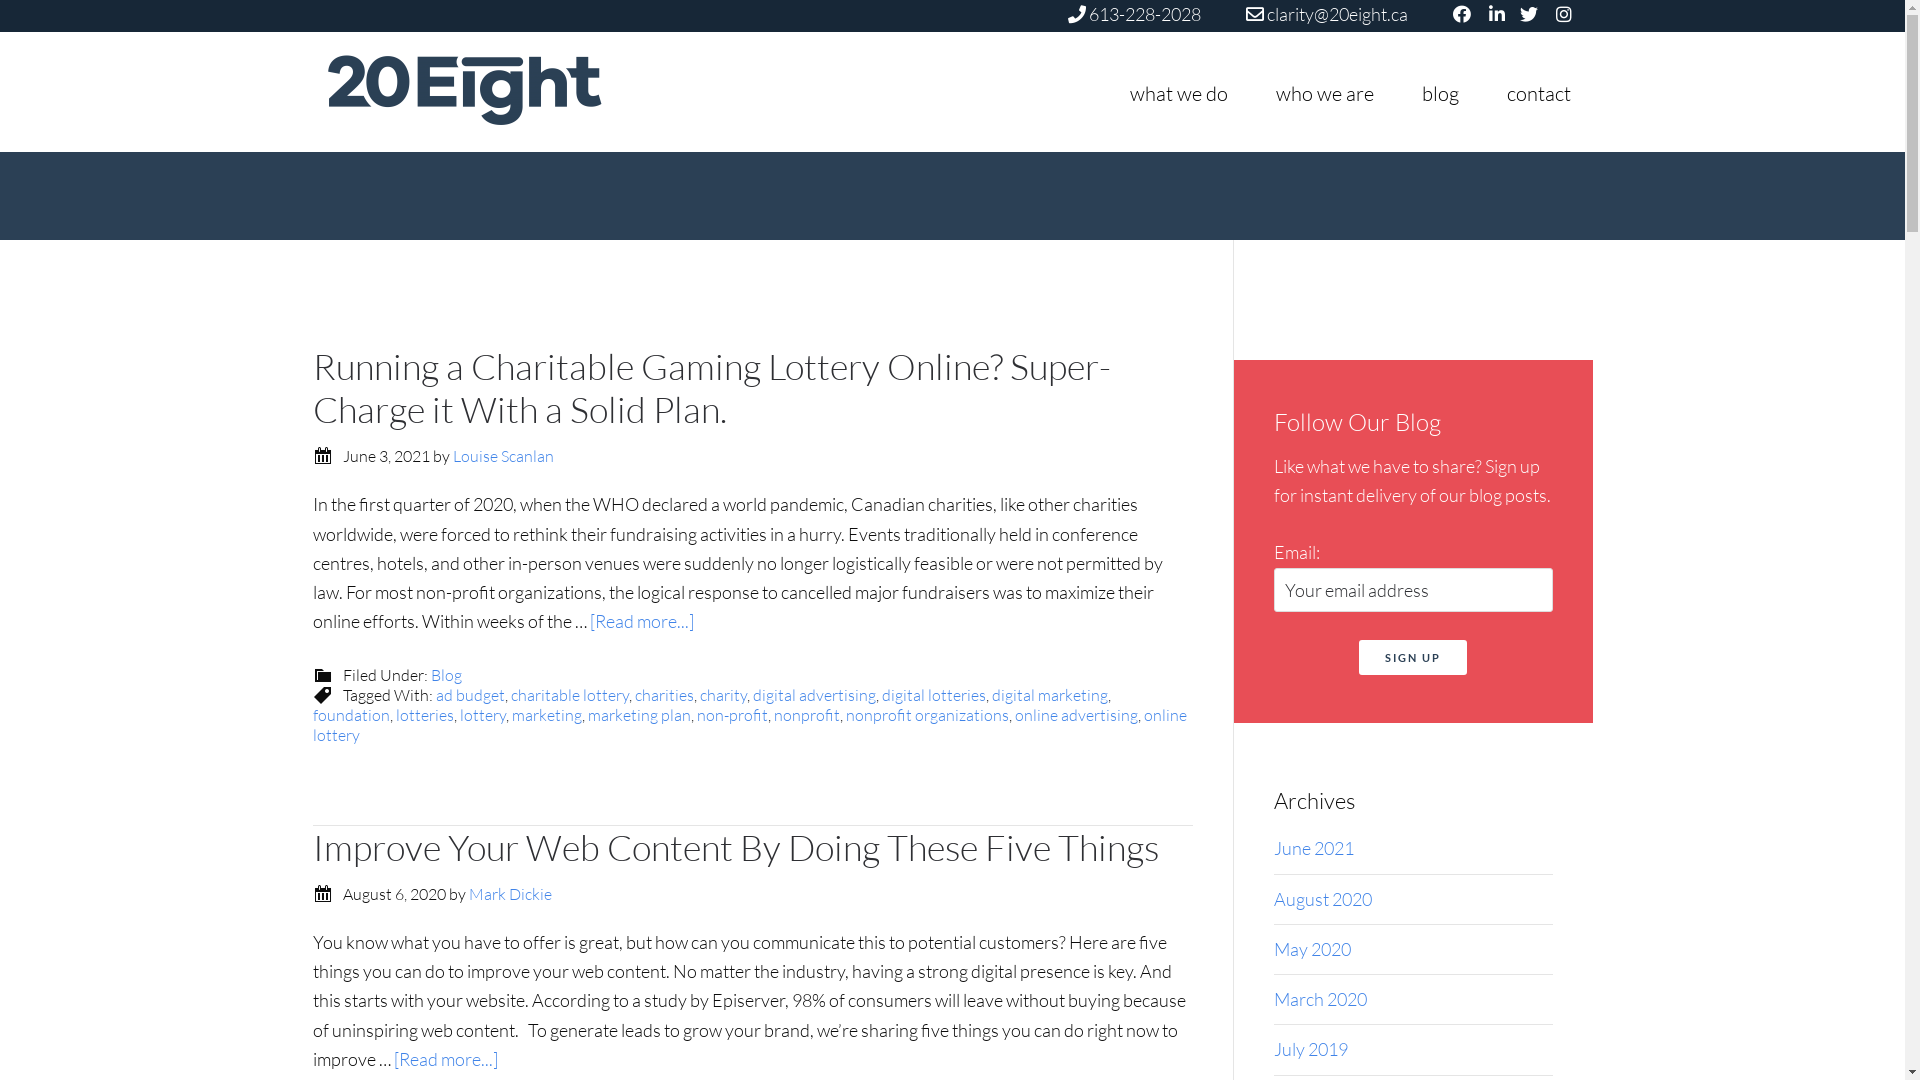 The width and height of the screenshot is (1920, 1080). What do you see at coordinates (1440, 93) in the screenshot?
I see `'blog'` at bounding box center [1440, 93].